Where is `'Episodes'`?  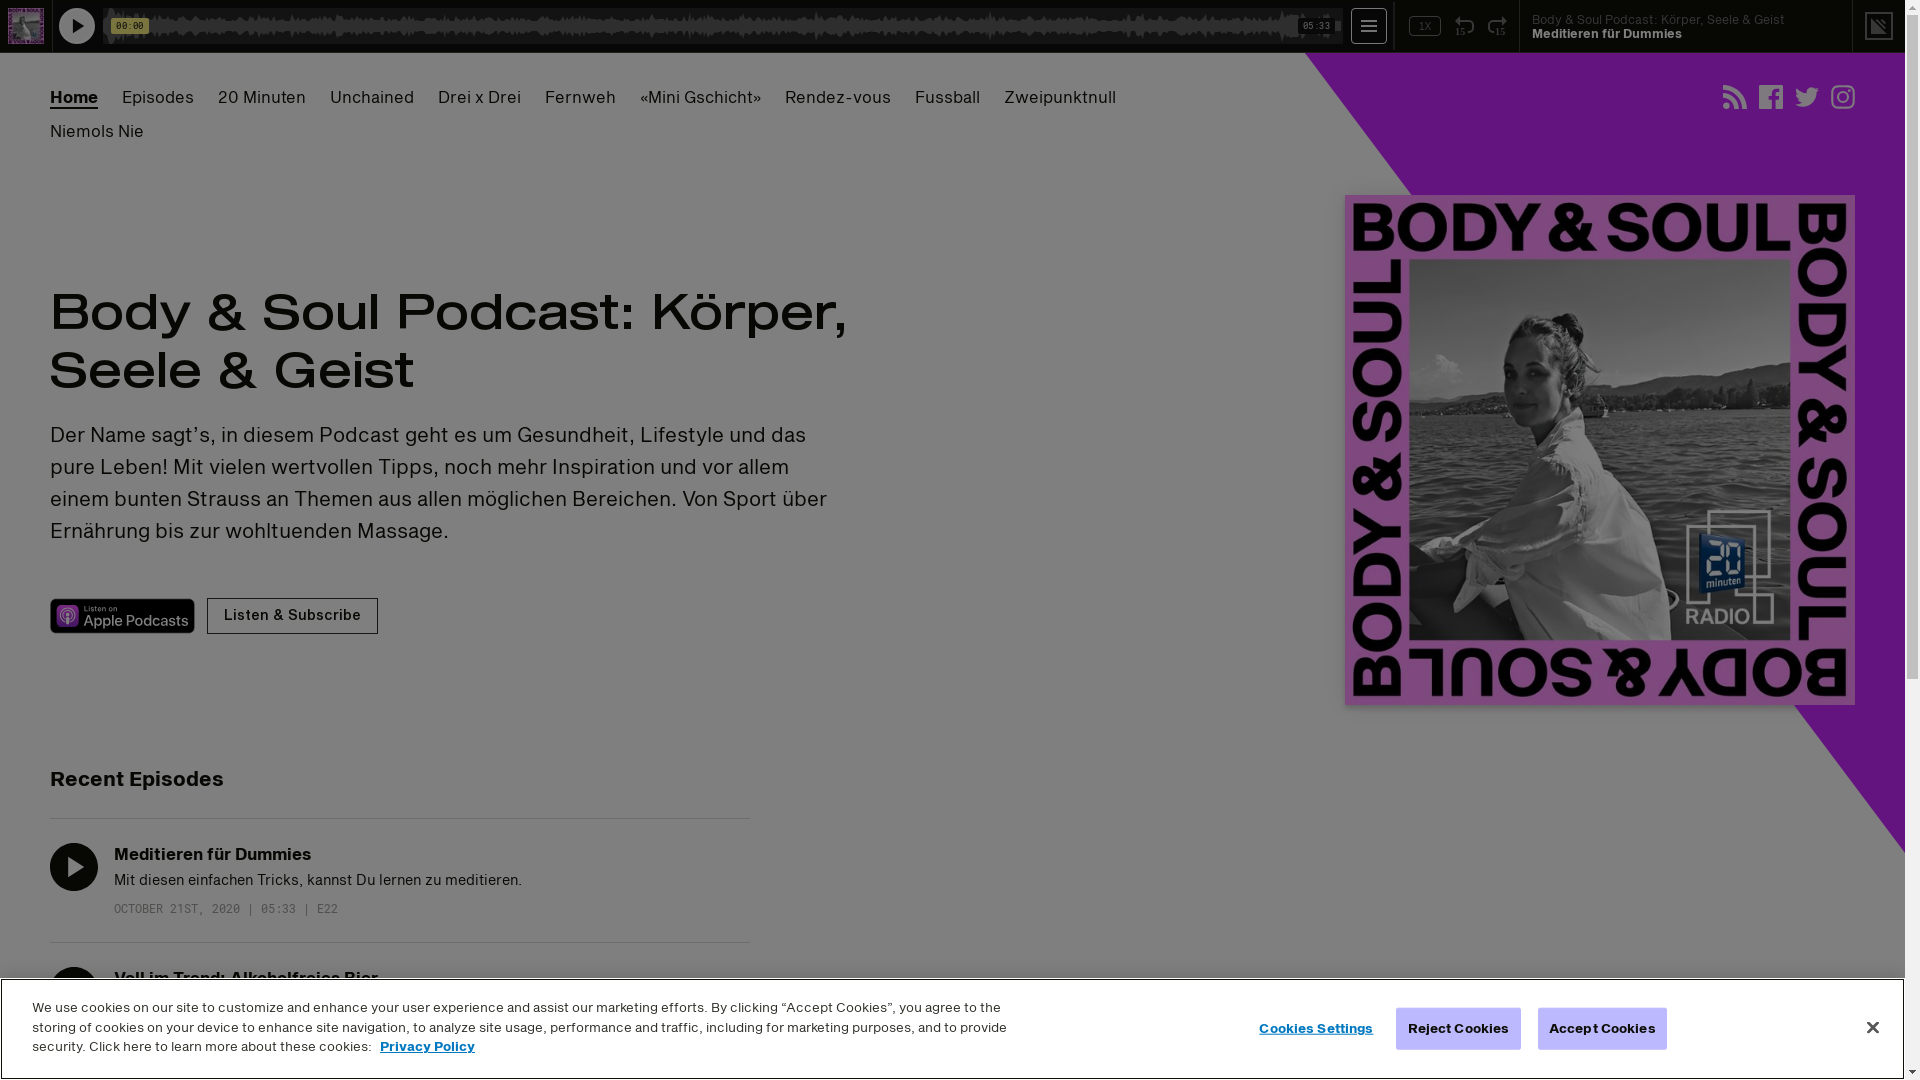
'Episodes' is located at coordinates (157, 96).